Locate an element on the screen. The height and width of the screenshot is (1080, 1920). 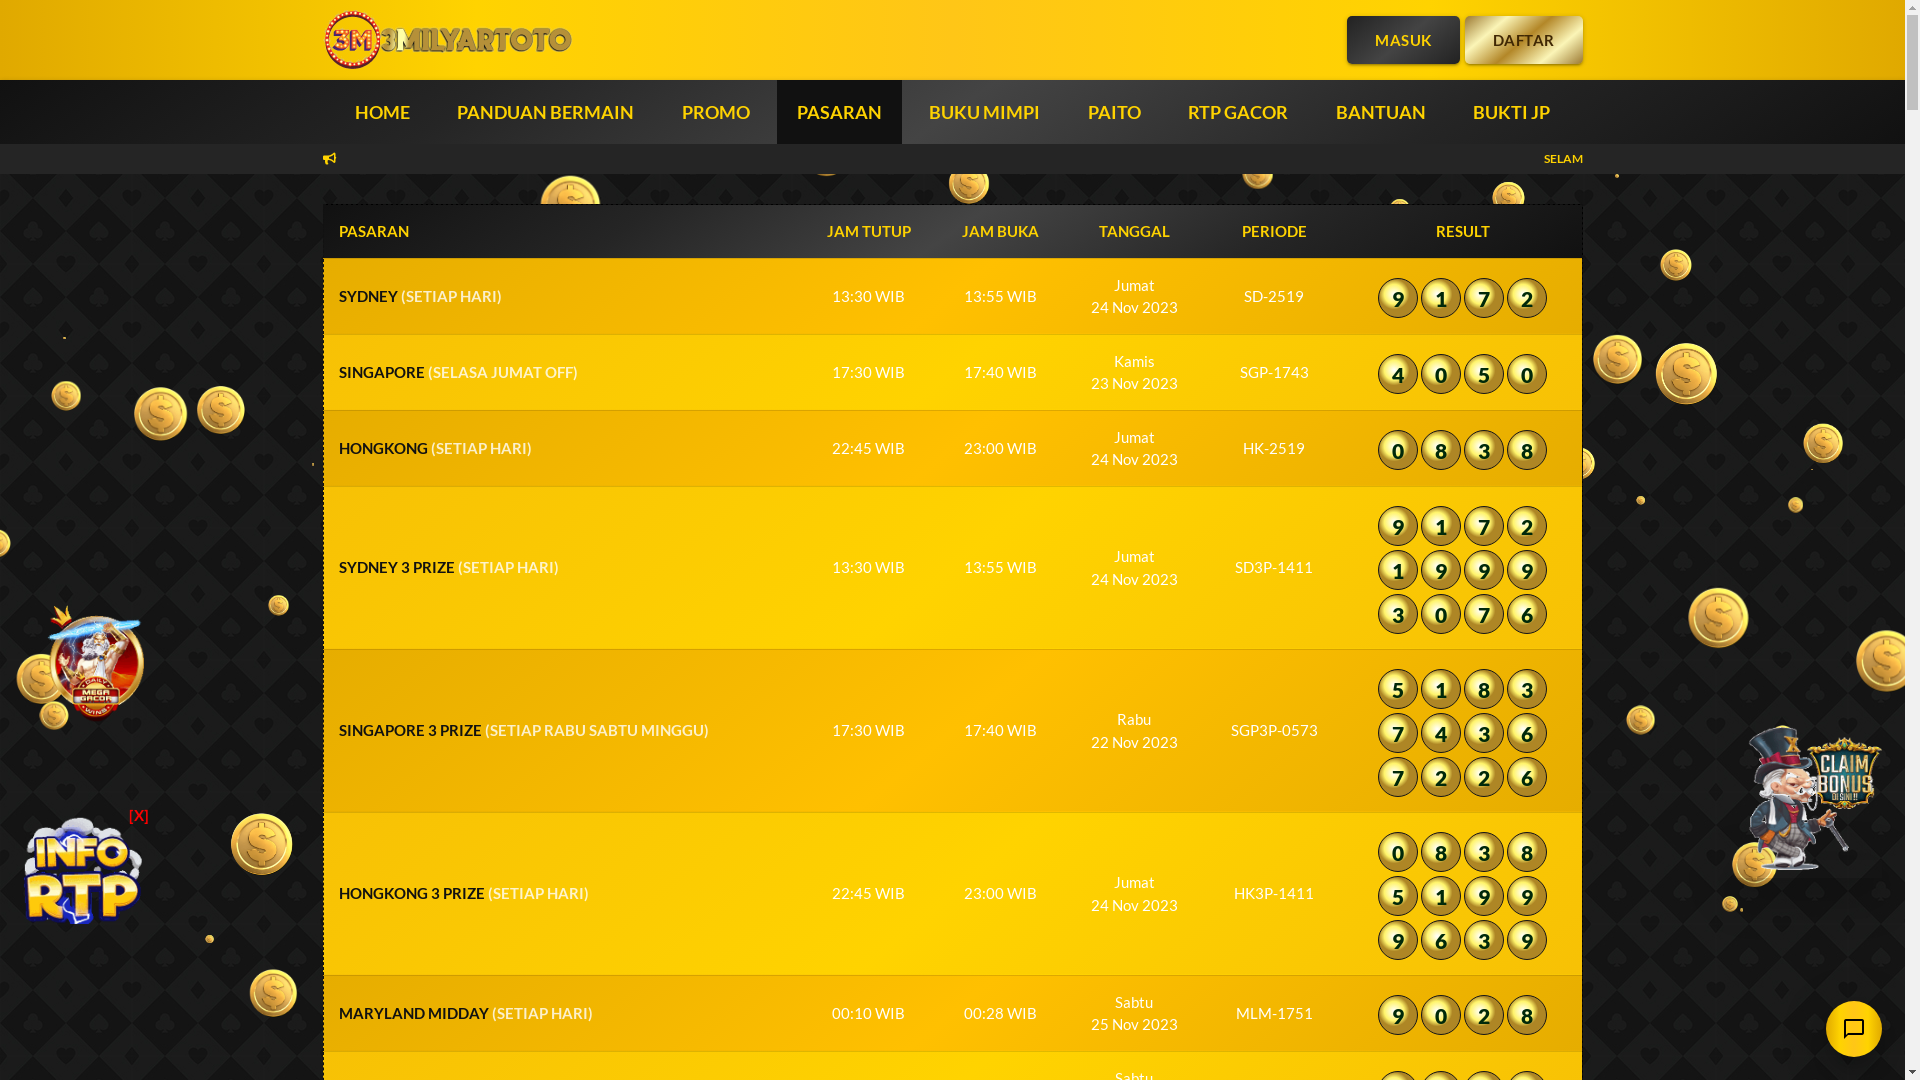
'HOME' is located at coordinates (382, 111).